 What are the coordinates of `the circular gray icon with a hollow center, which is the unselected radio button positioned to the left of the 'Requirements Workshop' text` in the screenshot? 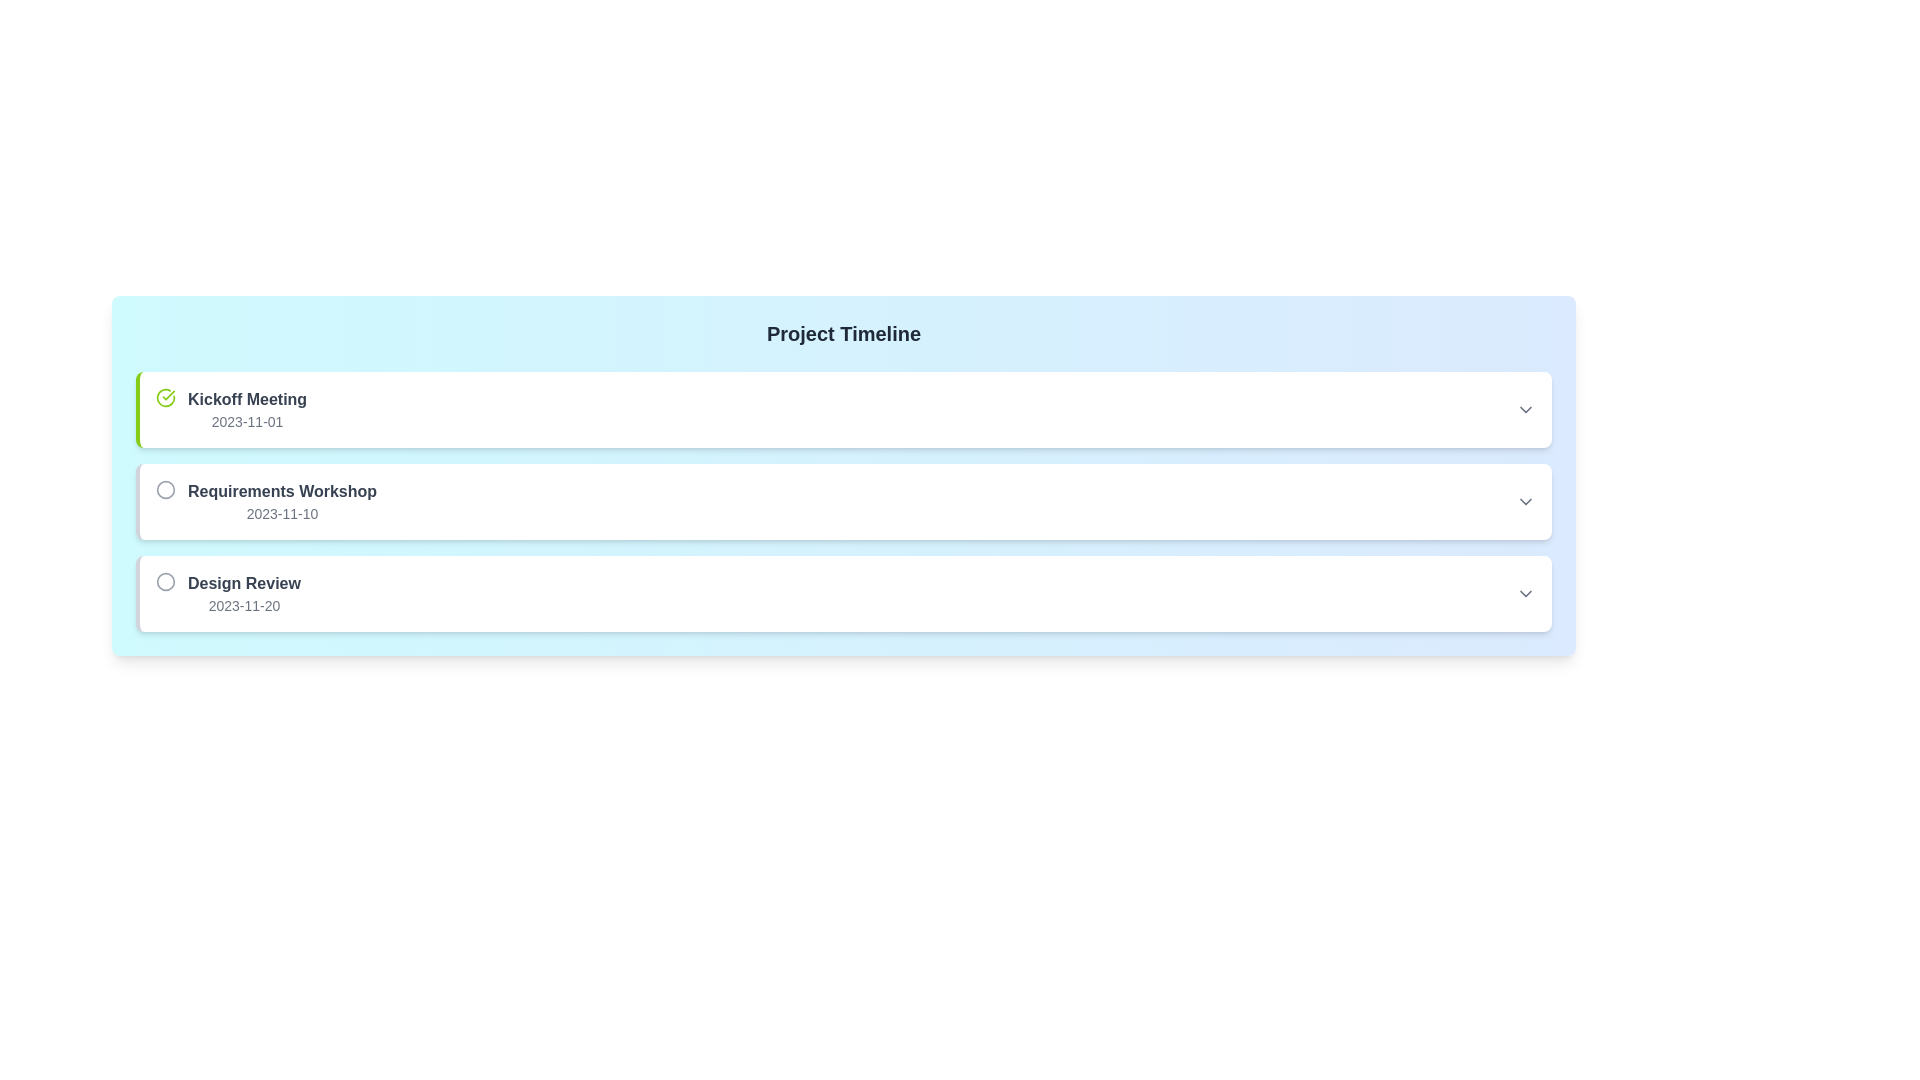 It's located at (166, 489).